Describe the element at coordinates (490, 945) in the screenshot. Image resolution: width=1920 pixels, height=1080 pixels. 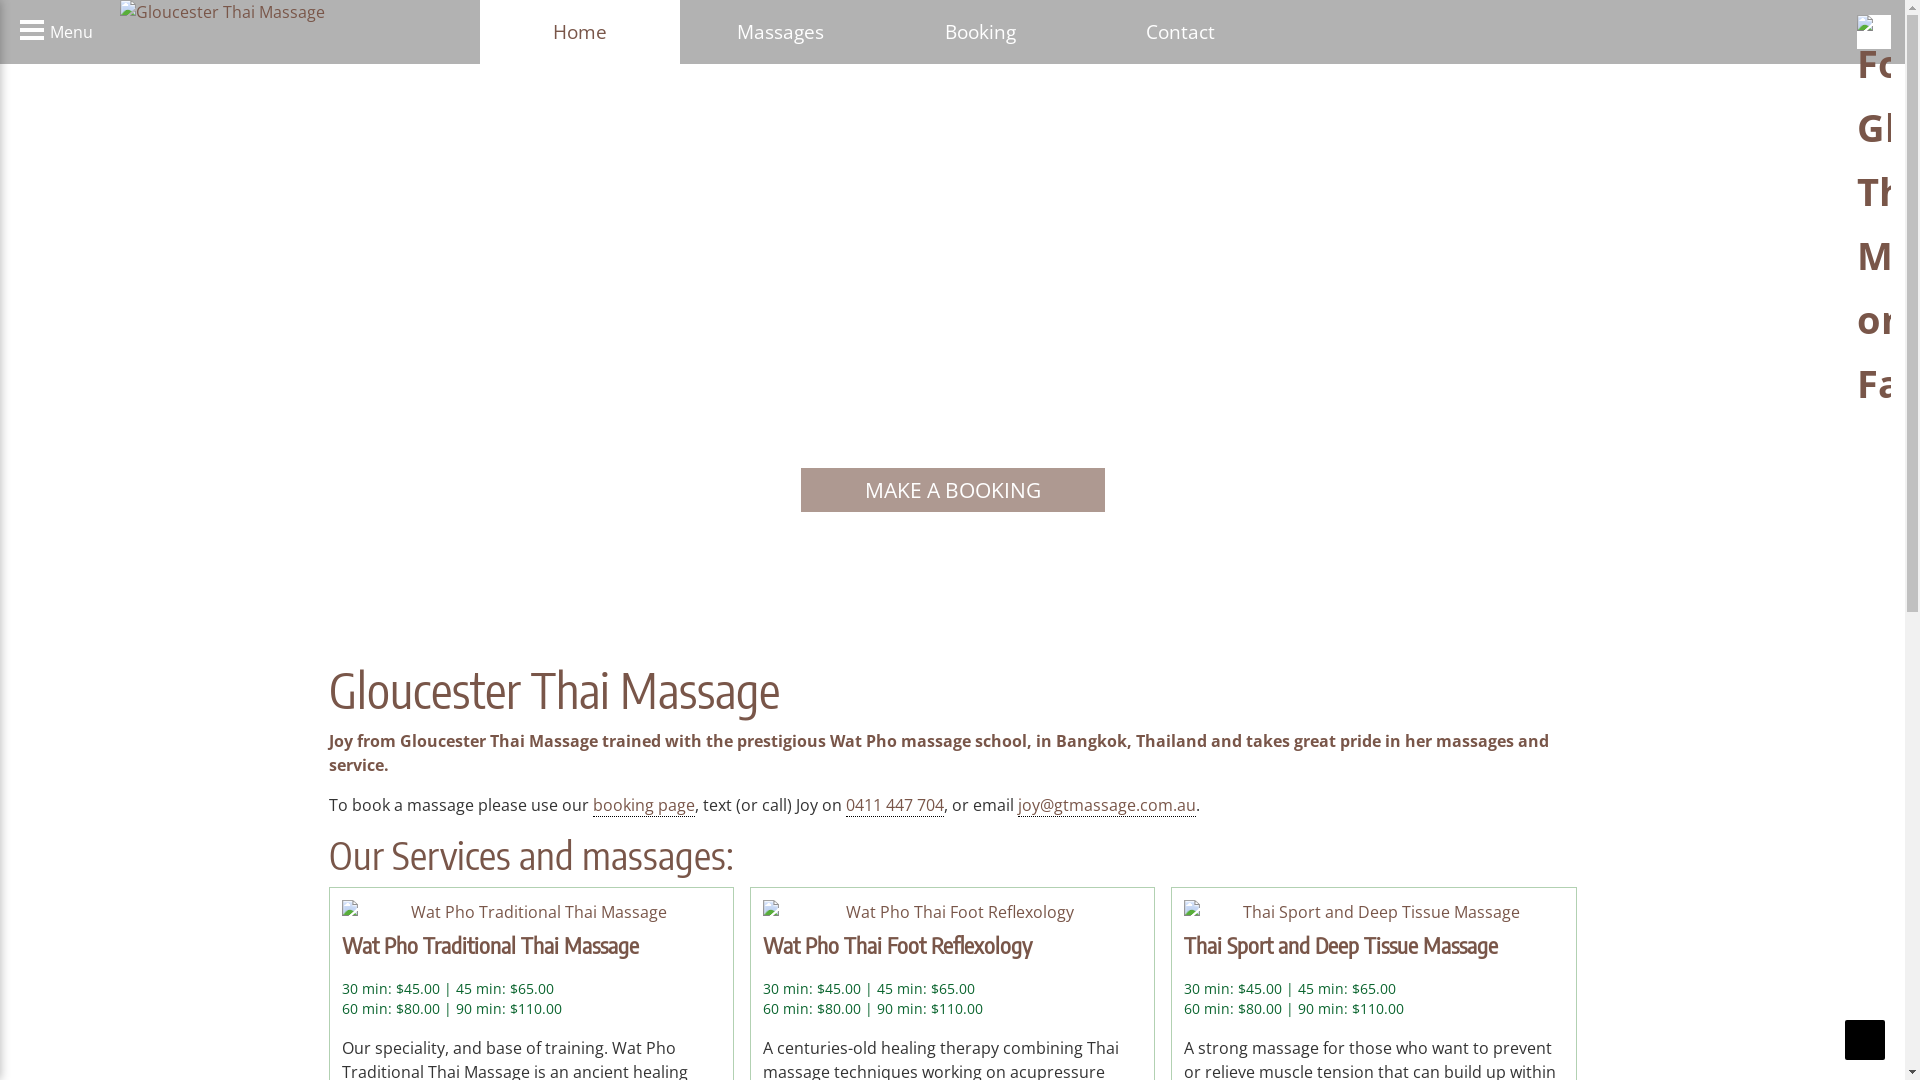
I see `'Wat Pho Traditional Thai Massage'` at that location.